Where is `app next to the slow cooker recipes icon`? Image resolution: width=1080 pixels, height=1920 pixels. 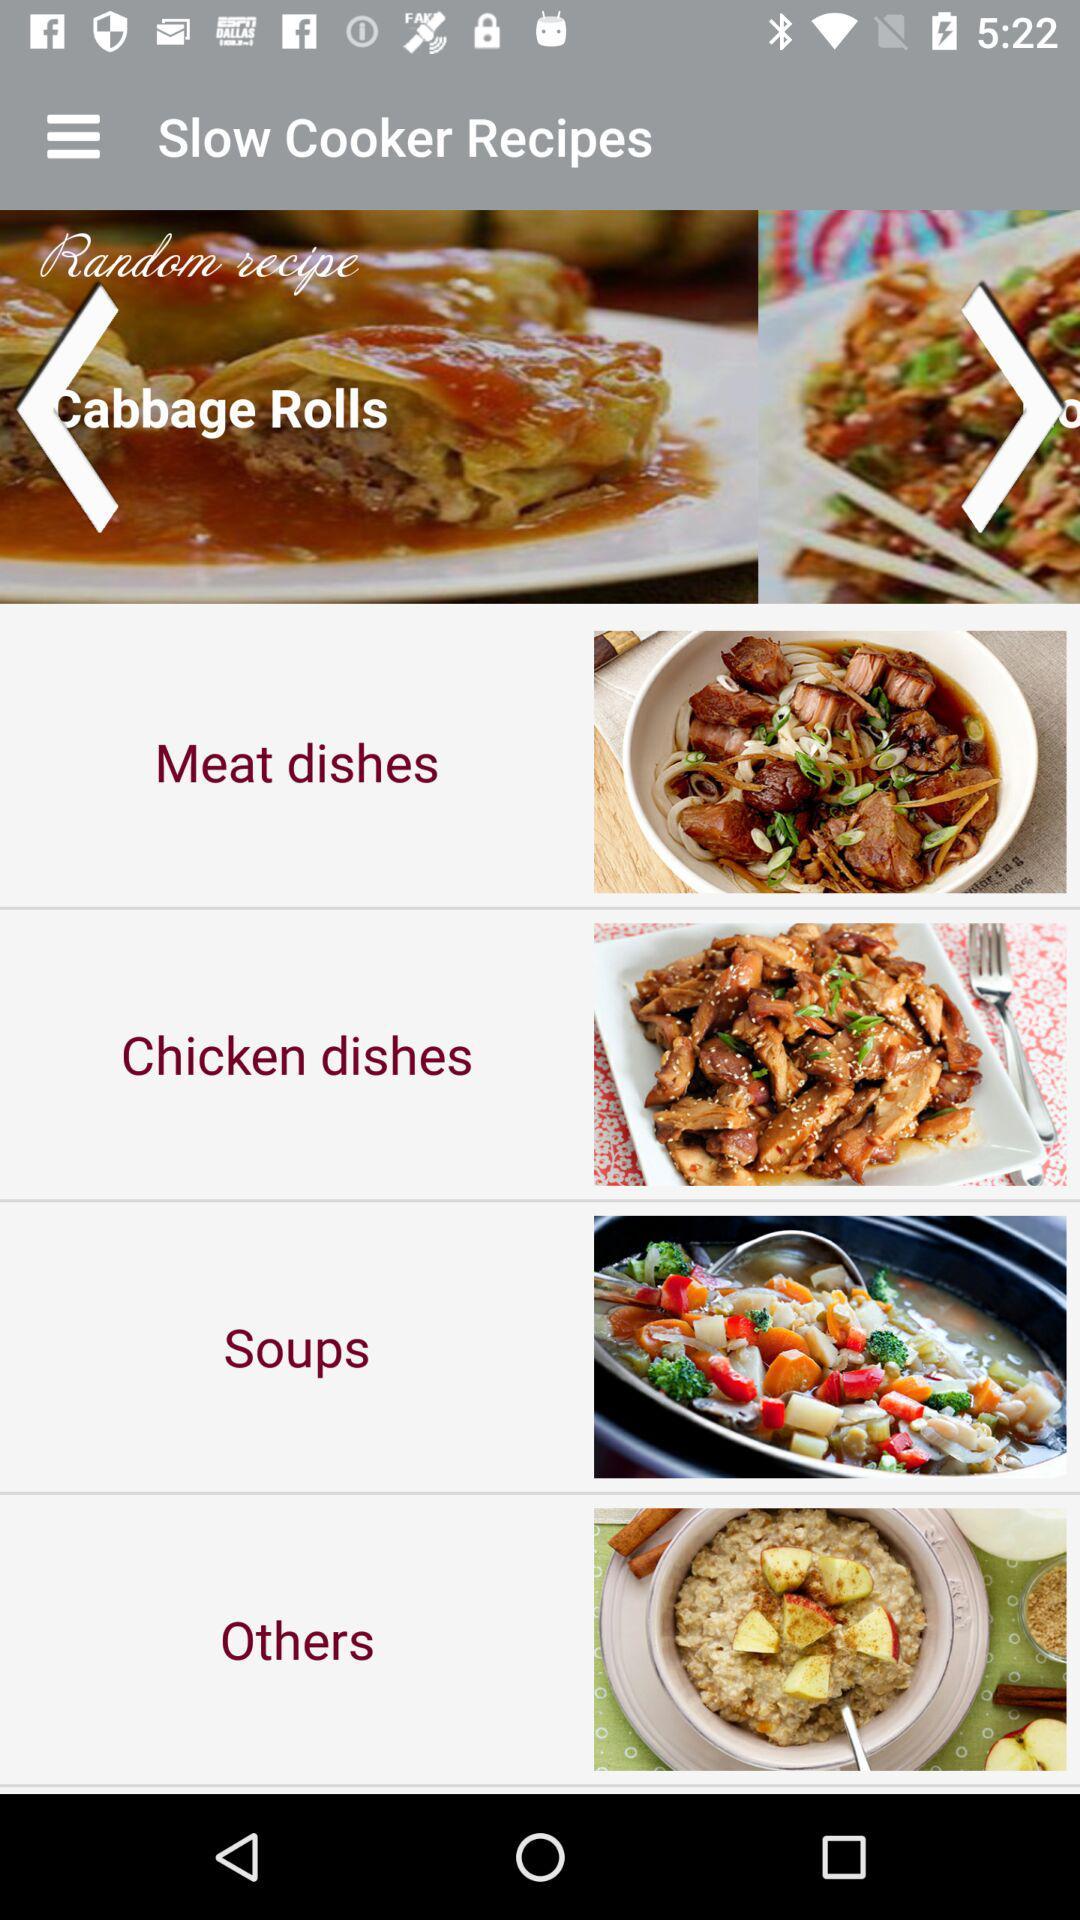 app next to the slow cooker recipes icon is located at coordinates (72, 135).